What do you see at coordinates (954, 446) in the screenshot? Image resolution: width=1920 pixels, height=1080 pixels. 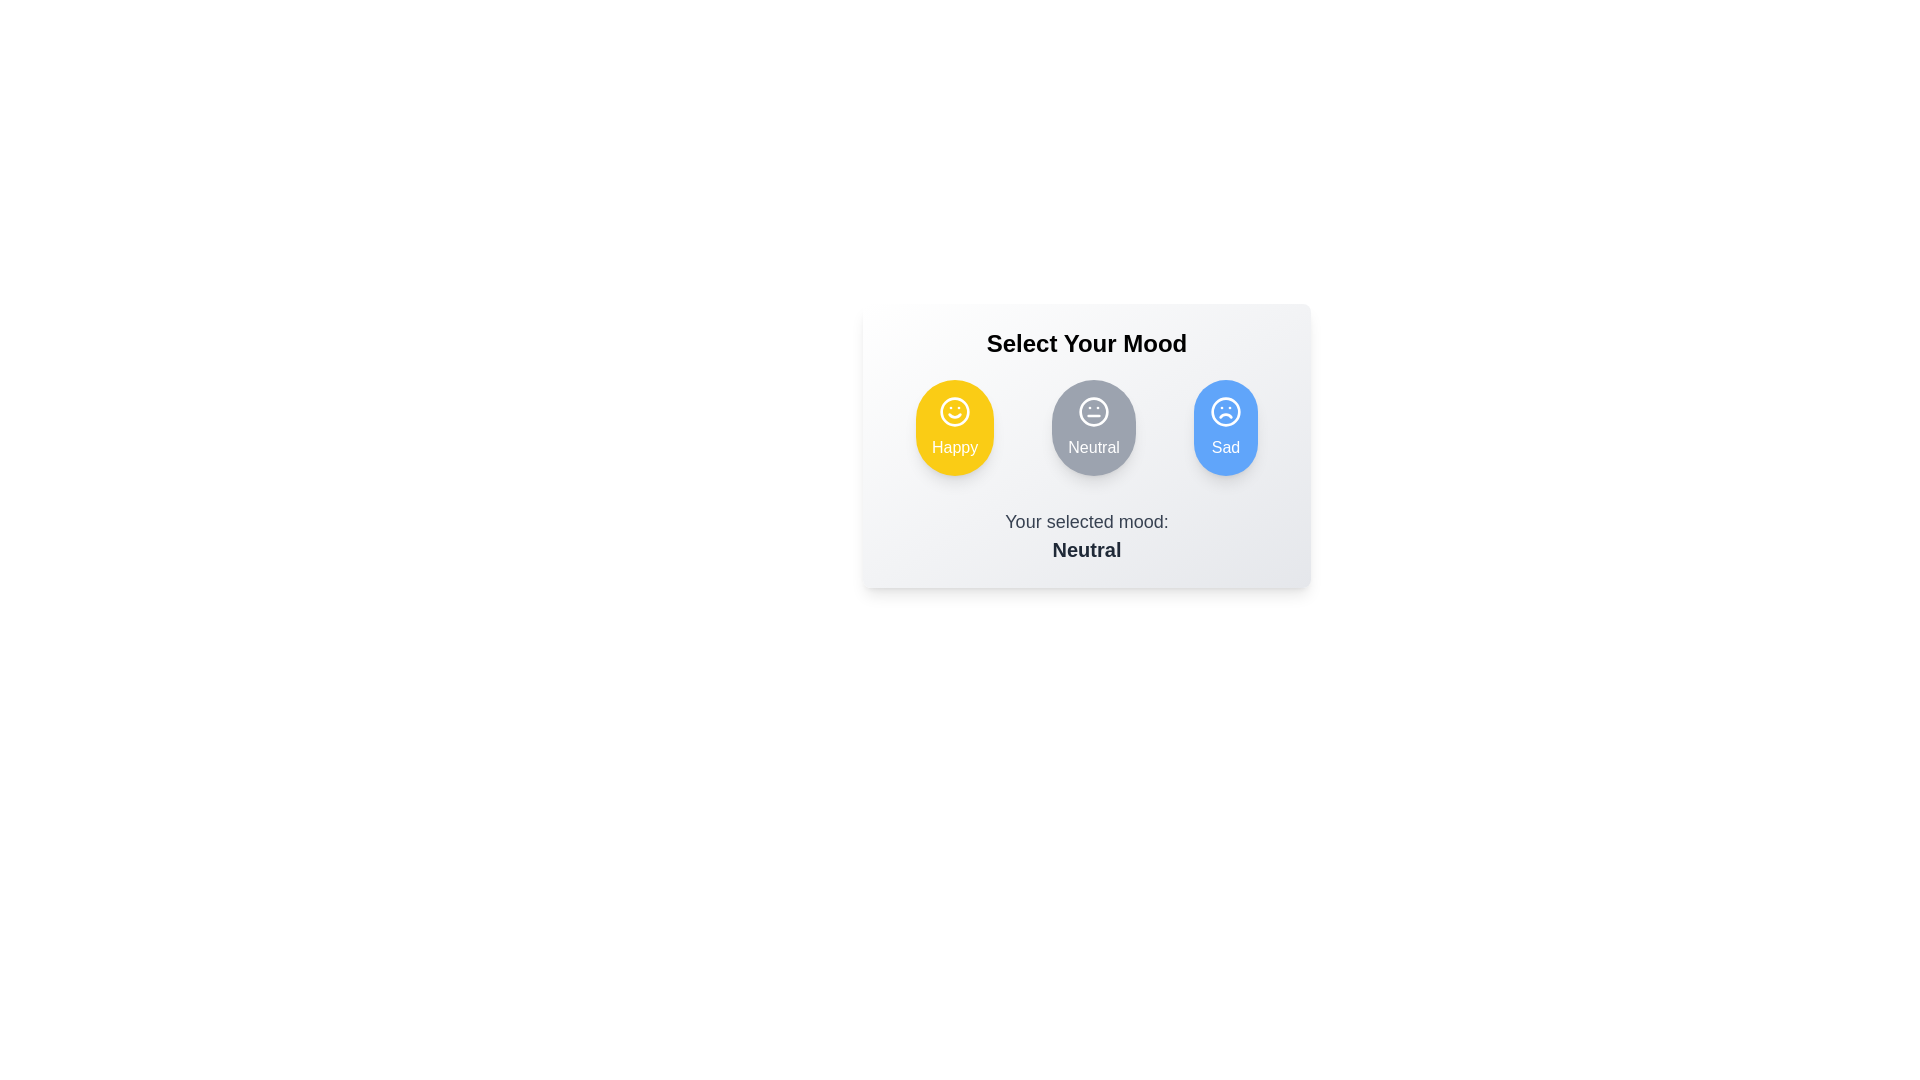 I see `text label 'Happy' which is displayed in white font on a yellow background, located beneath a smiley face icon within a circular button for mood selection` at bounding box center [954, 446].